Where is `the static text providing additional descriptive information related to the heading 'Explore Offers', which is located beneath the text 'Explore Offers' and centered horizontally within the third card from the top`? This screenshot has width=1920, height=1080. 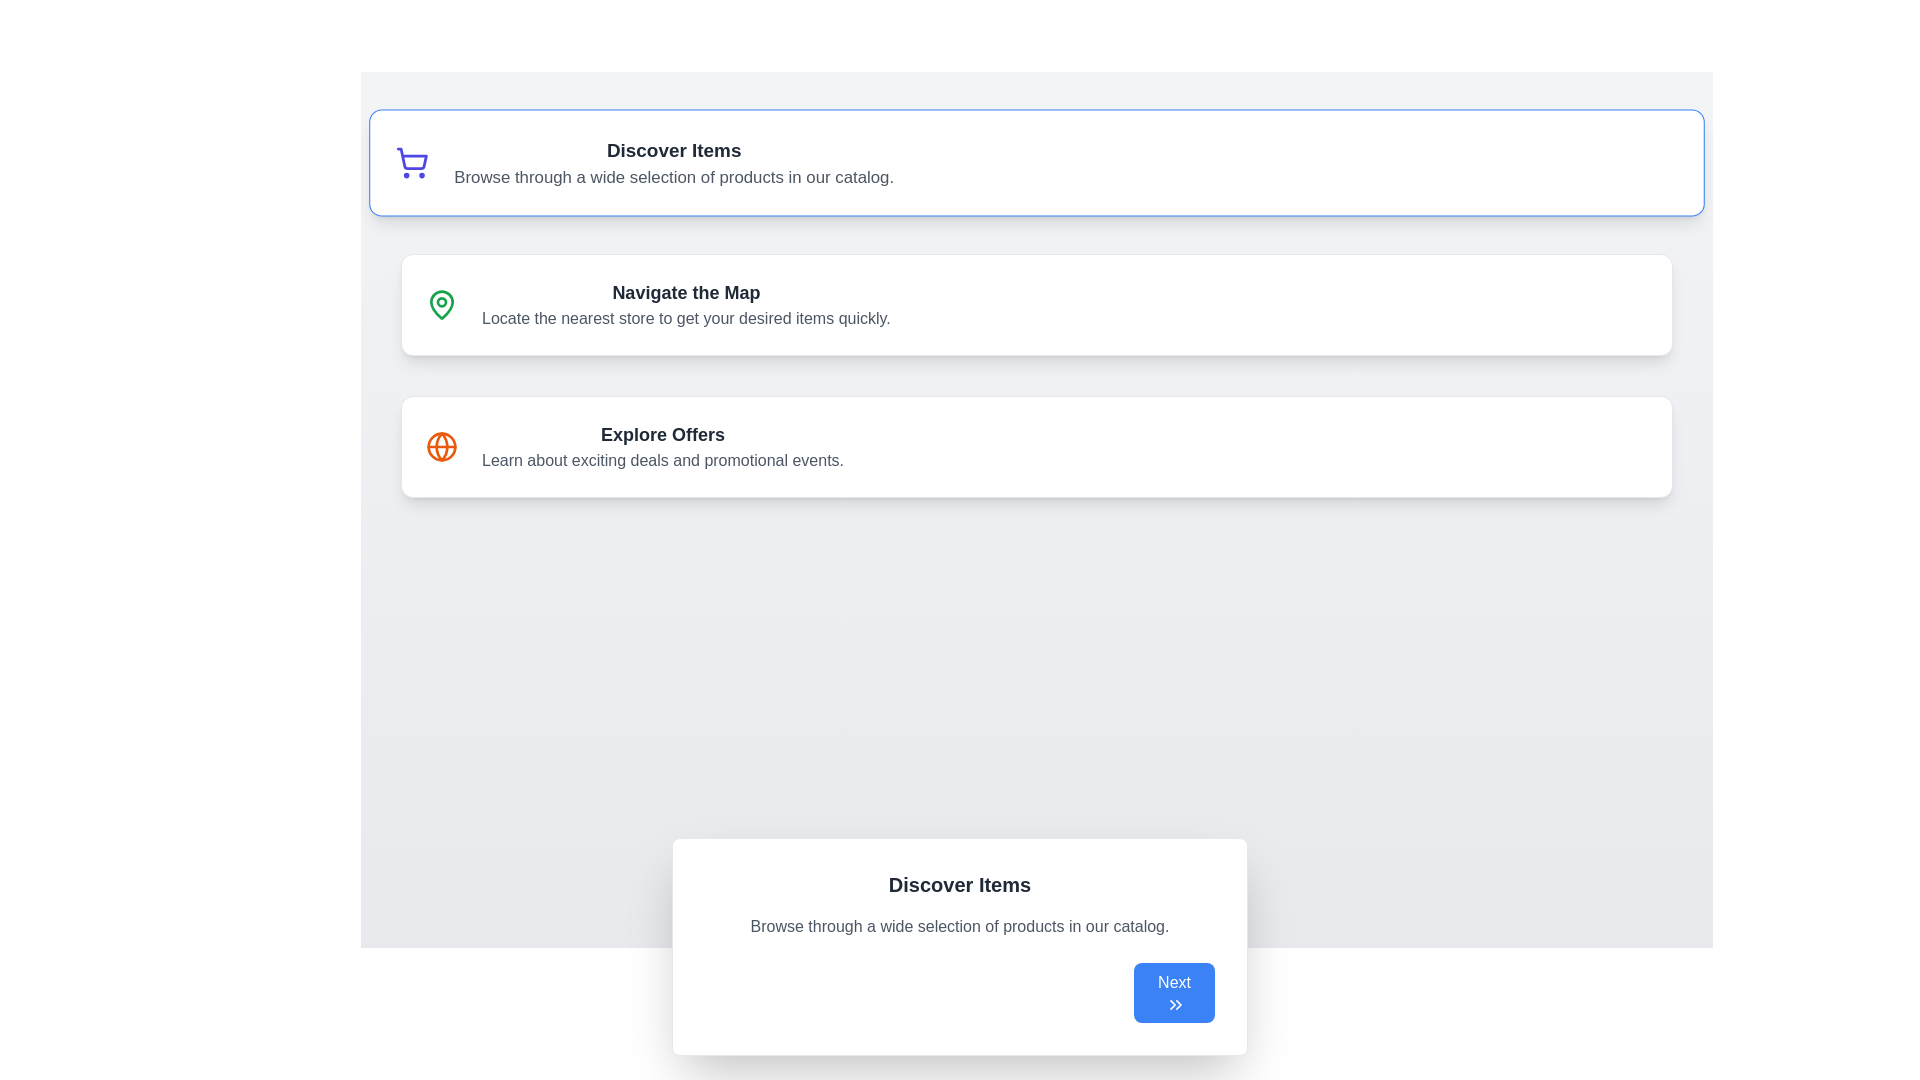 the static text providing additional descriptive information related to the heading 'Explore Offers', which is located beneath the text 'Explore Offers' and centered horizontally within the third card from the top is located at coordinates (662, 461).